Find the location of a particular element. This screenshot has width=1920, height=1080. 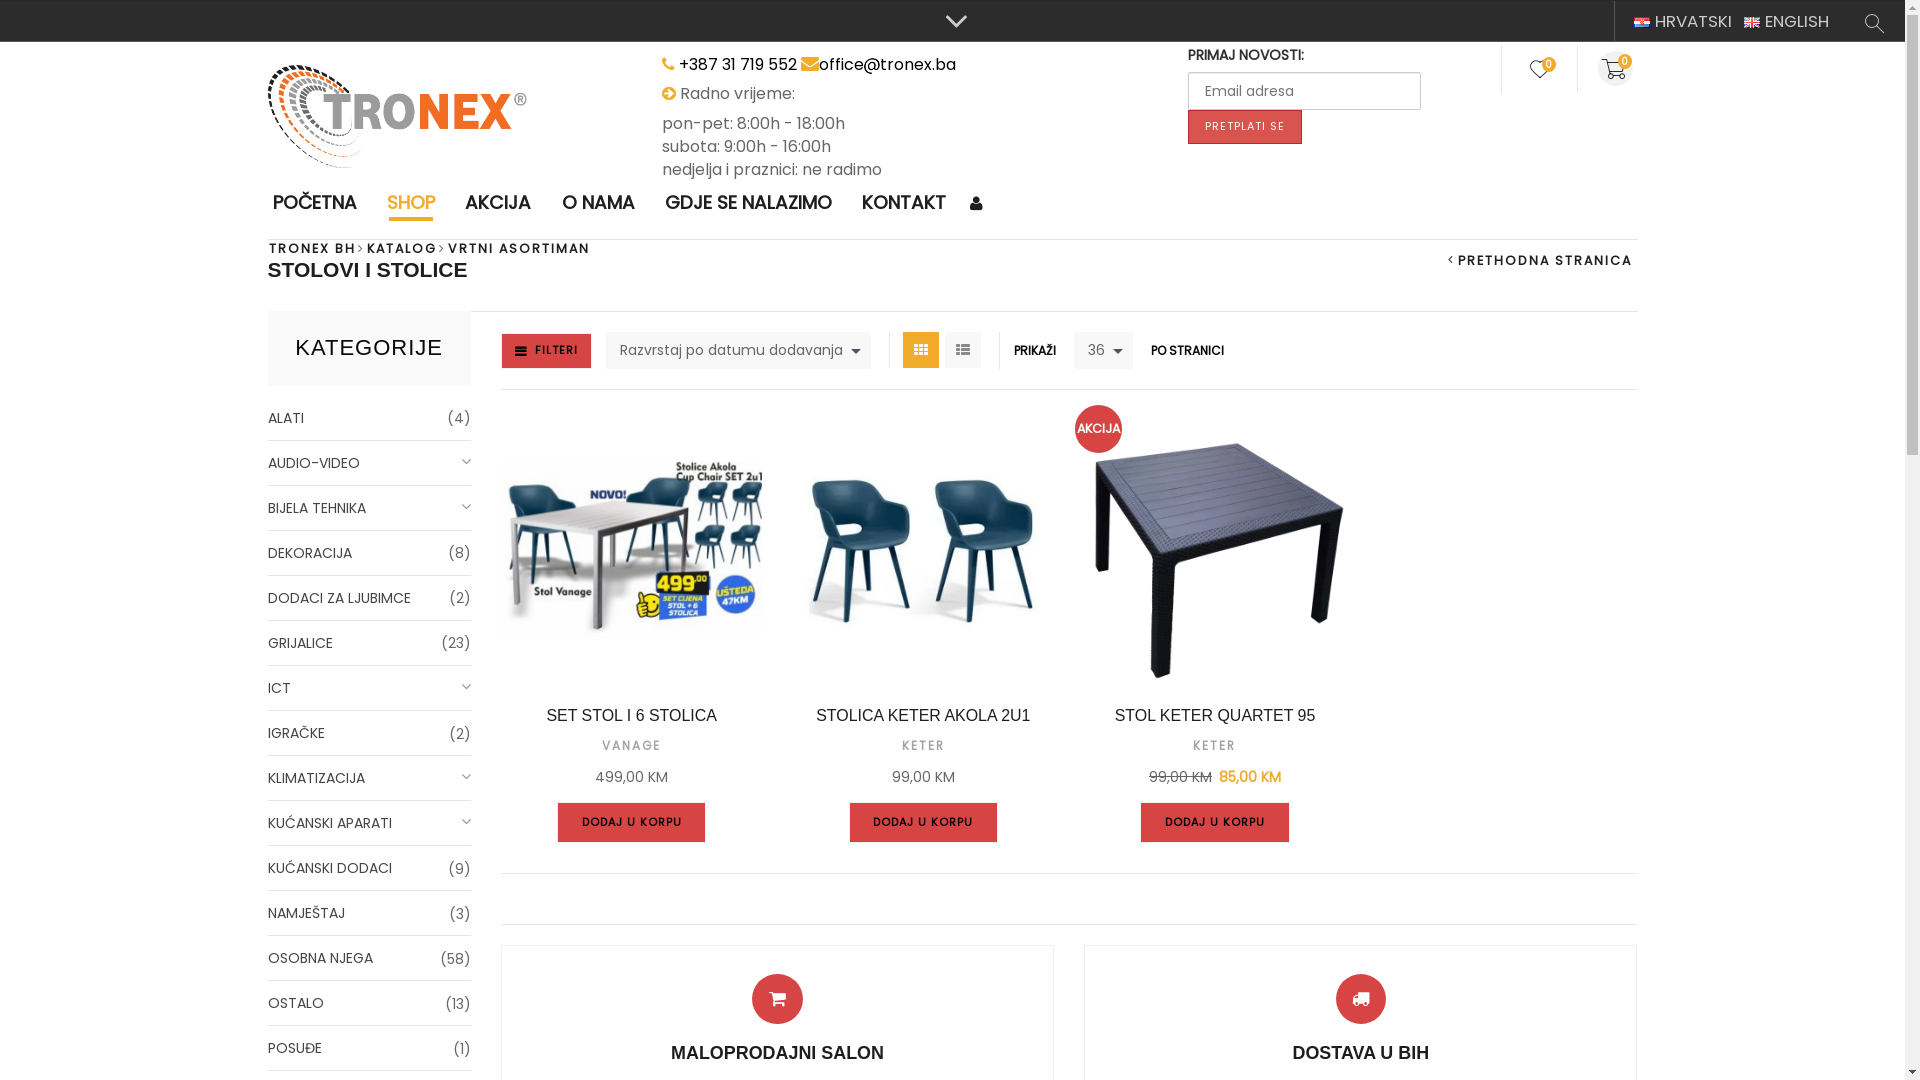

'AUDIO-VIDEO' is located at coordinates (267, 463).